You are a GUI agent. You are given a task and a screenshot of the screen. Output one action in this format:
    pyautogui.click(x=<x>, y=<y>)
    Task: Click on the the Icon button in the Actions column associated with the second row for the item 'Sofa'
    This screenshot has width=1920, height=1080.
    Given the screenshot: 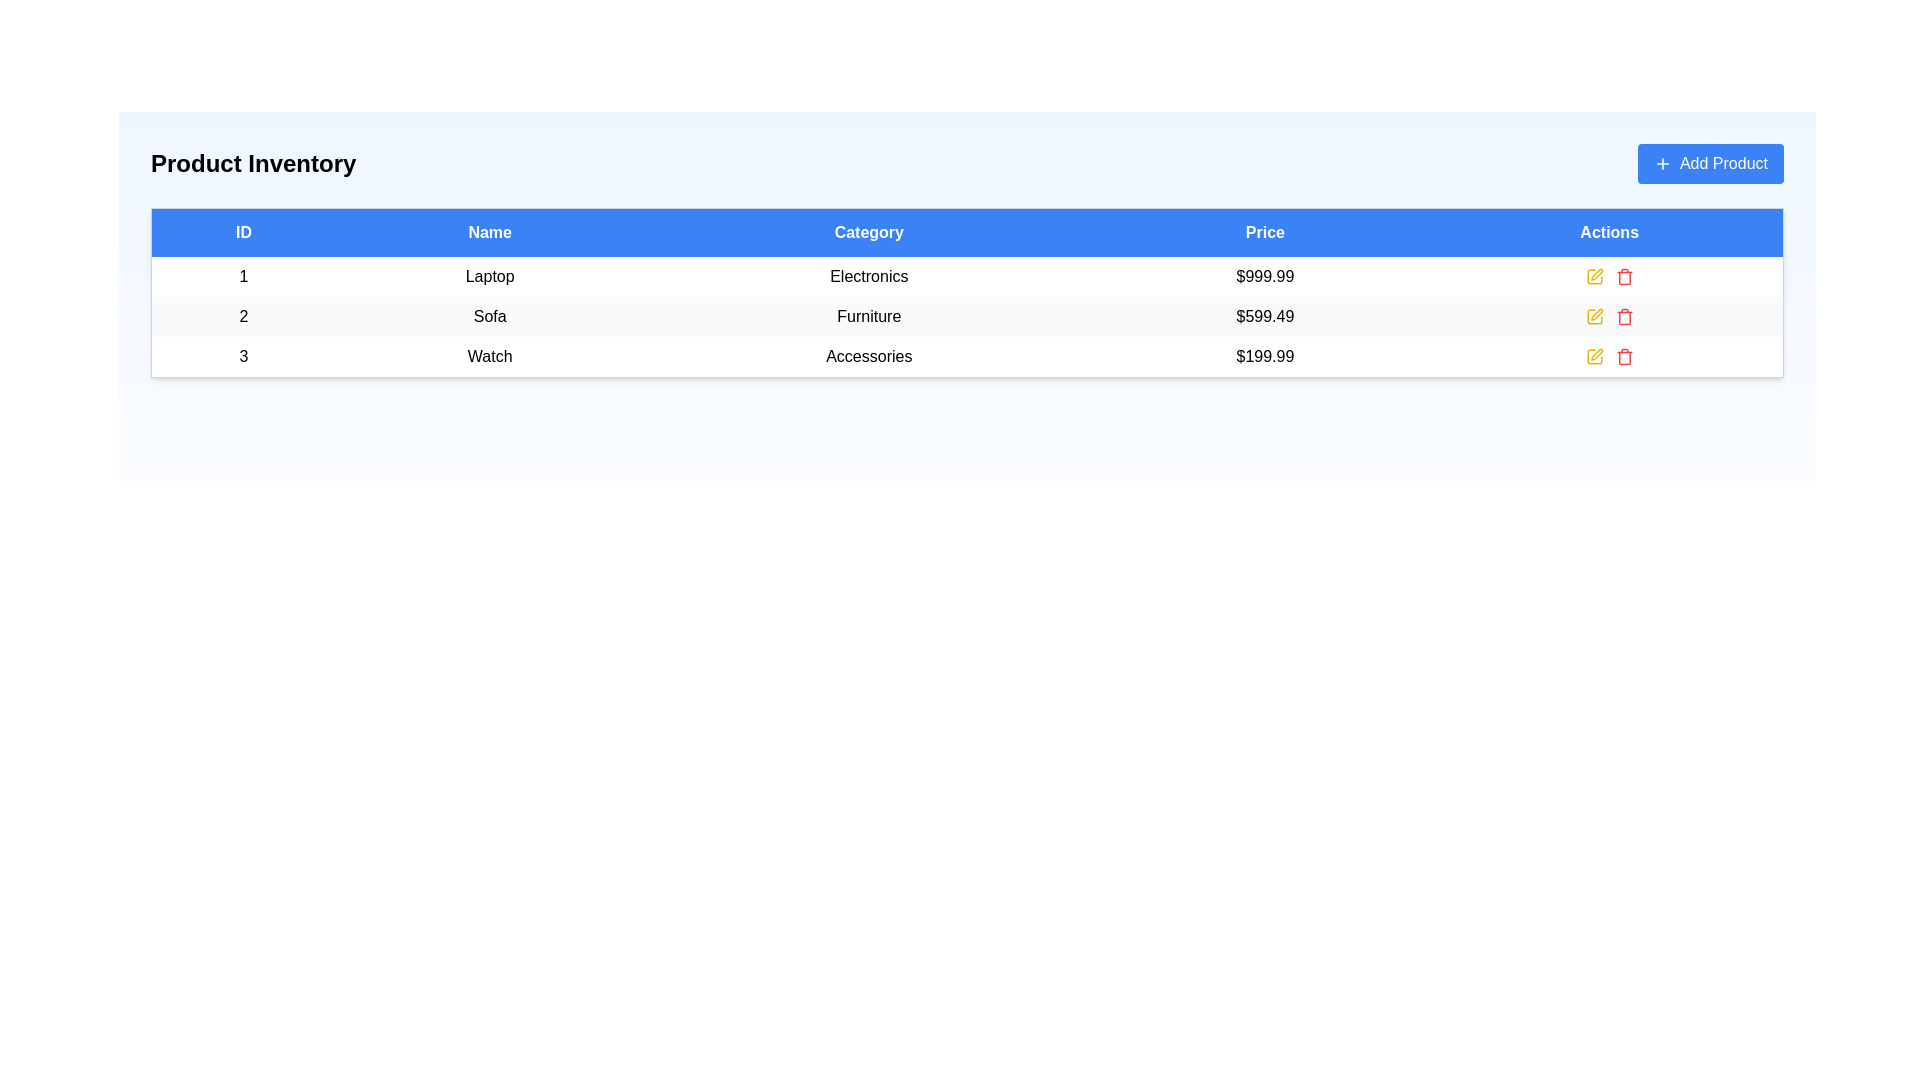 What is the action you would take?
    pyautogui.click(x=1595, y=314)
    